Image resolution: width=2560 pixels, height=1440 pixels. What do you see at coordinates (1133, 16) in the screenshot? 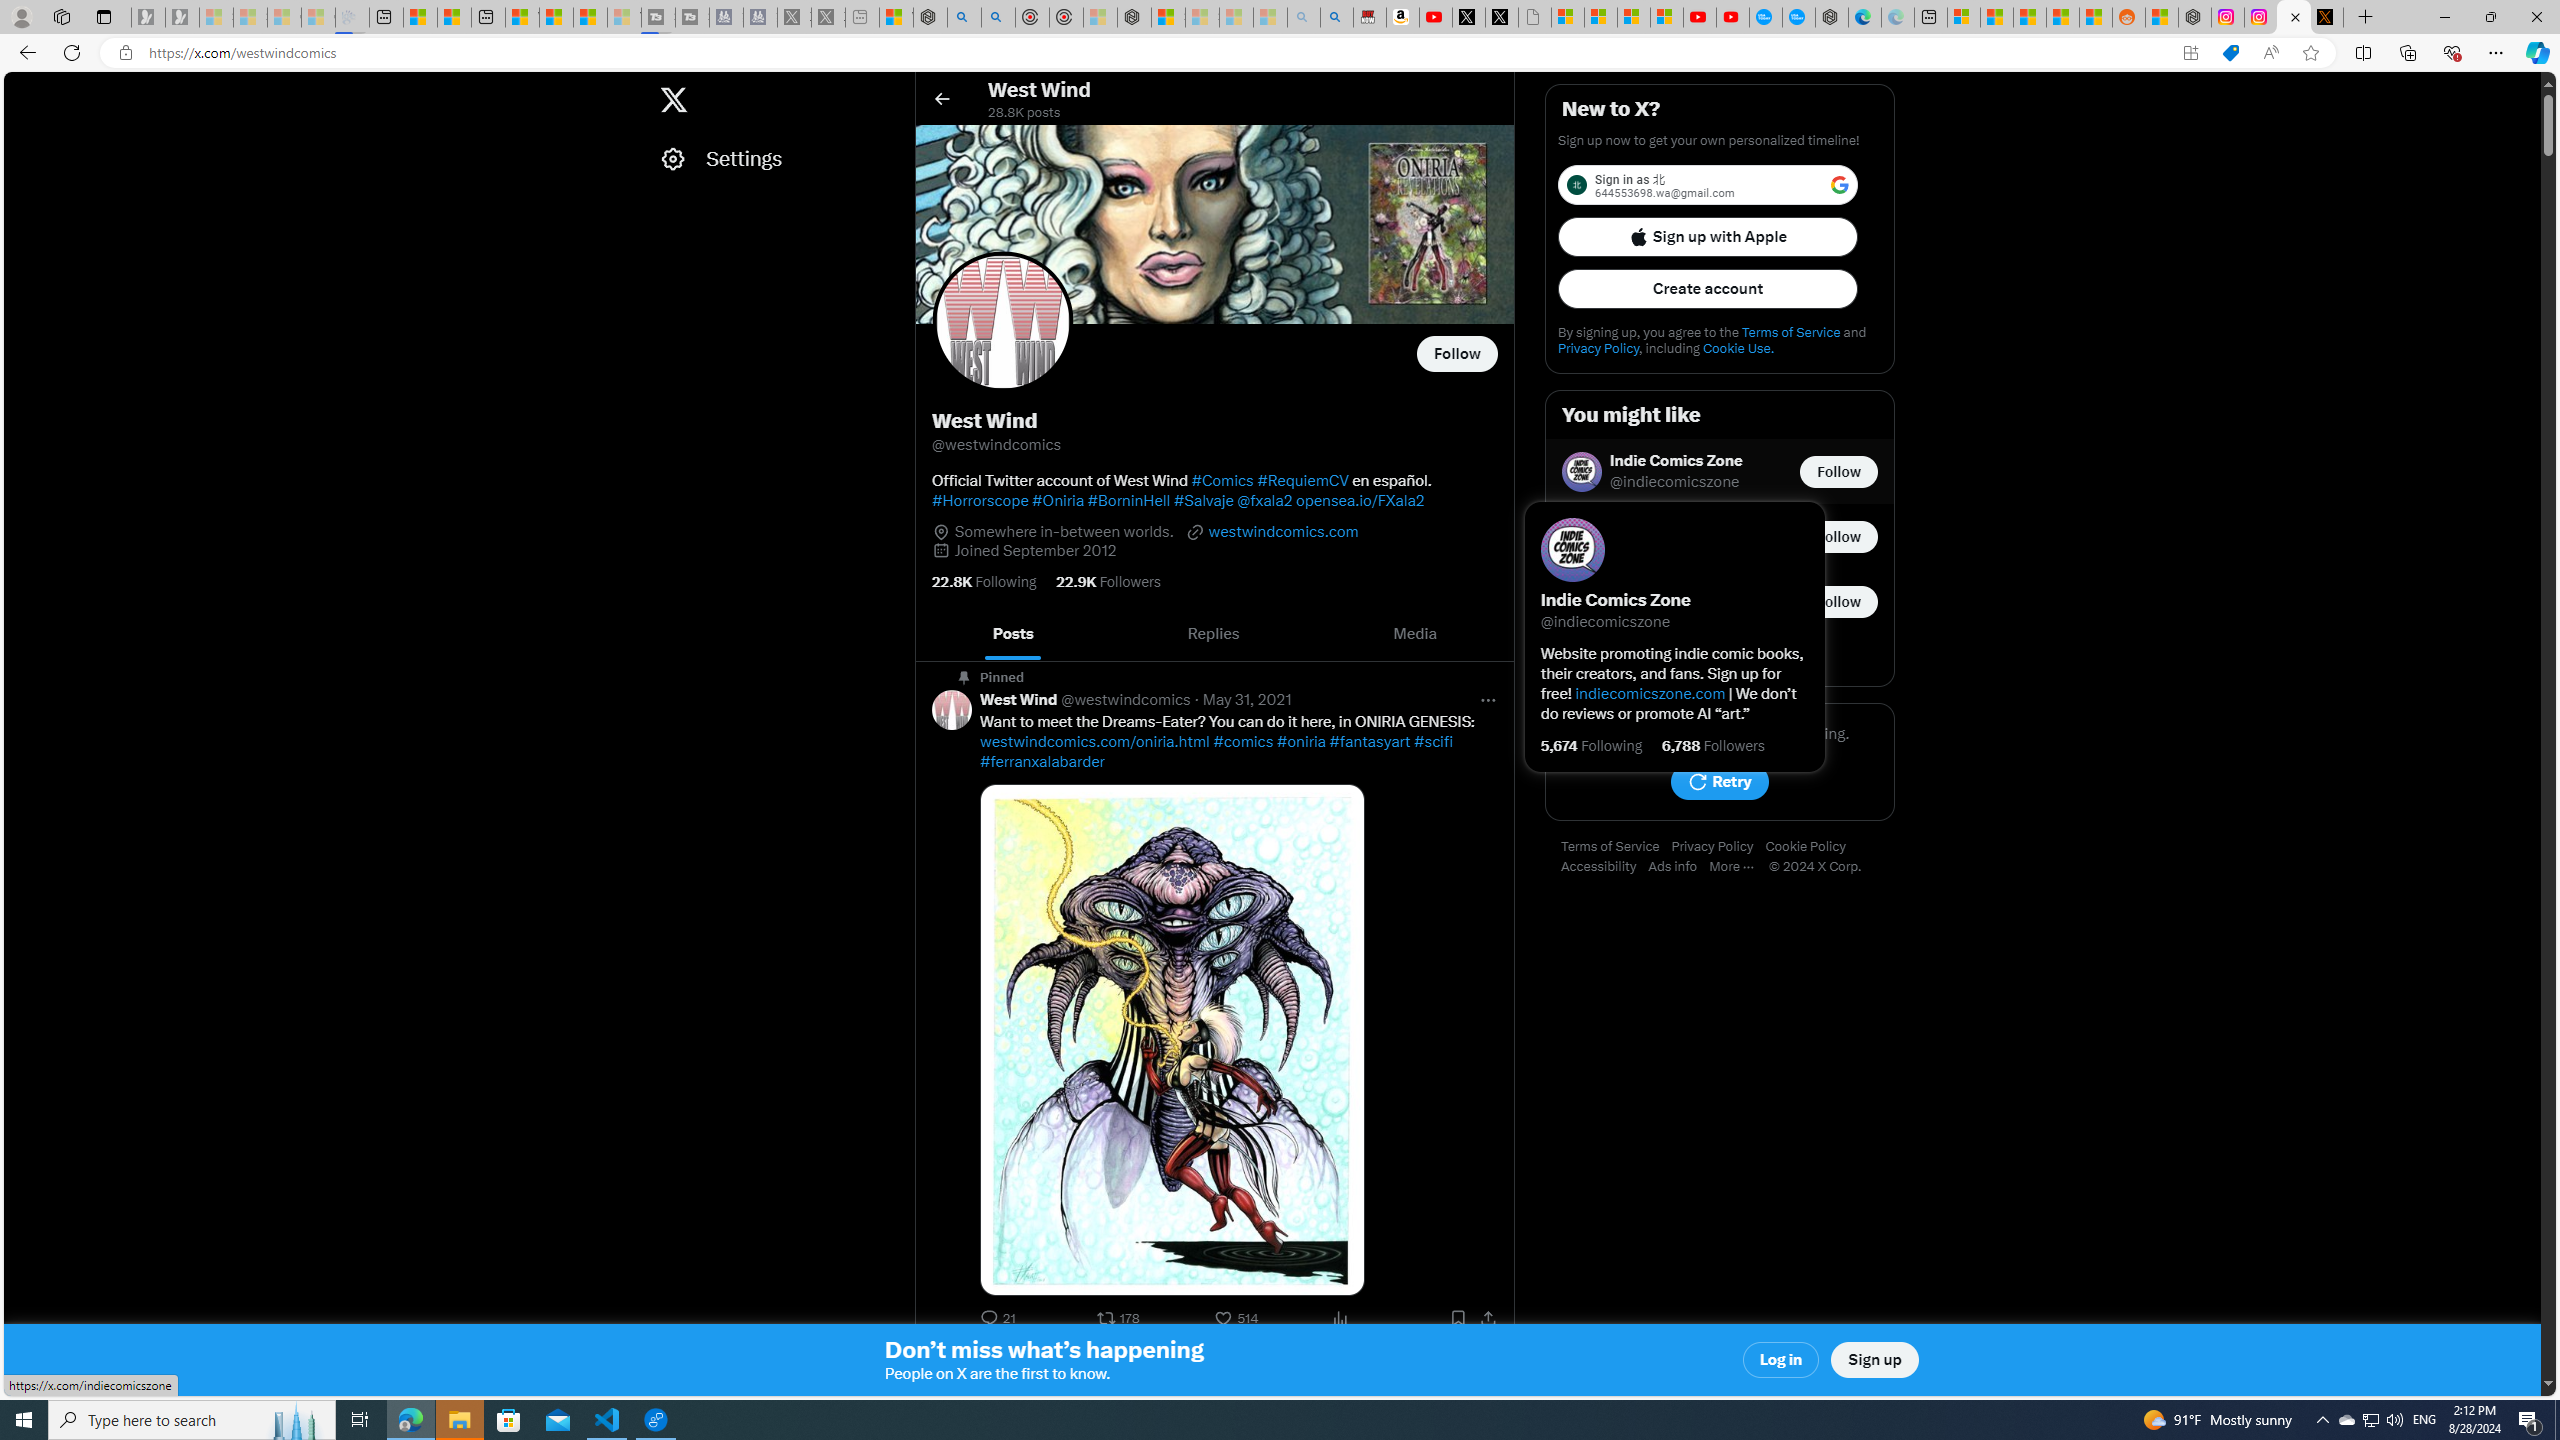
I see `'Nordace - Nordace Siena Is Not An Ordinary Backpack'` at bounding box center [1133, 16].